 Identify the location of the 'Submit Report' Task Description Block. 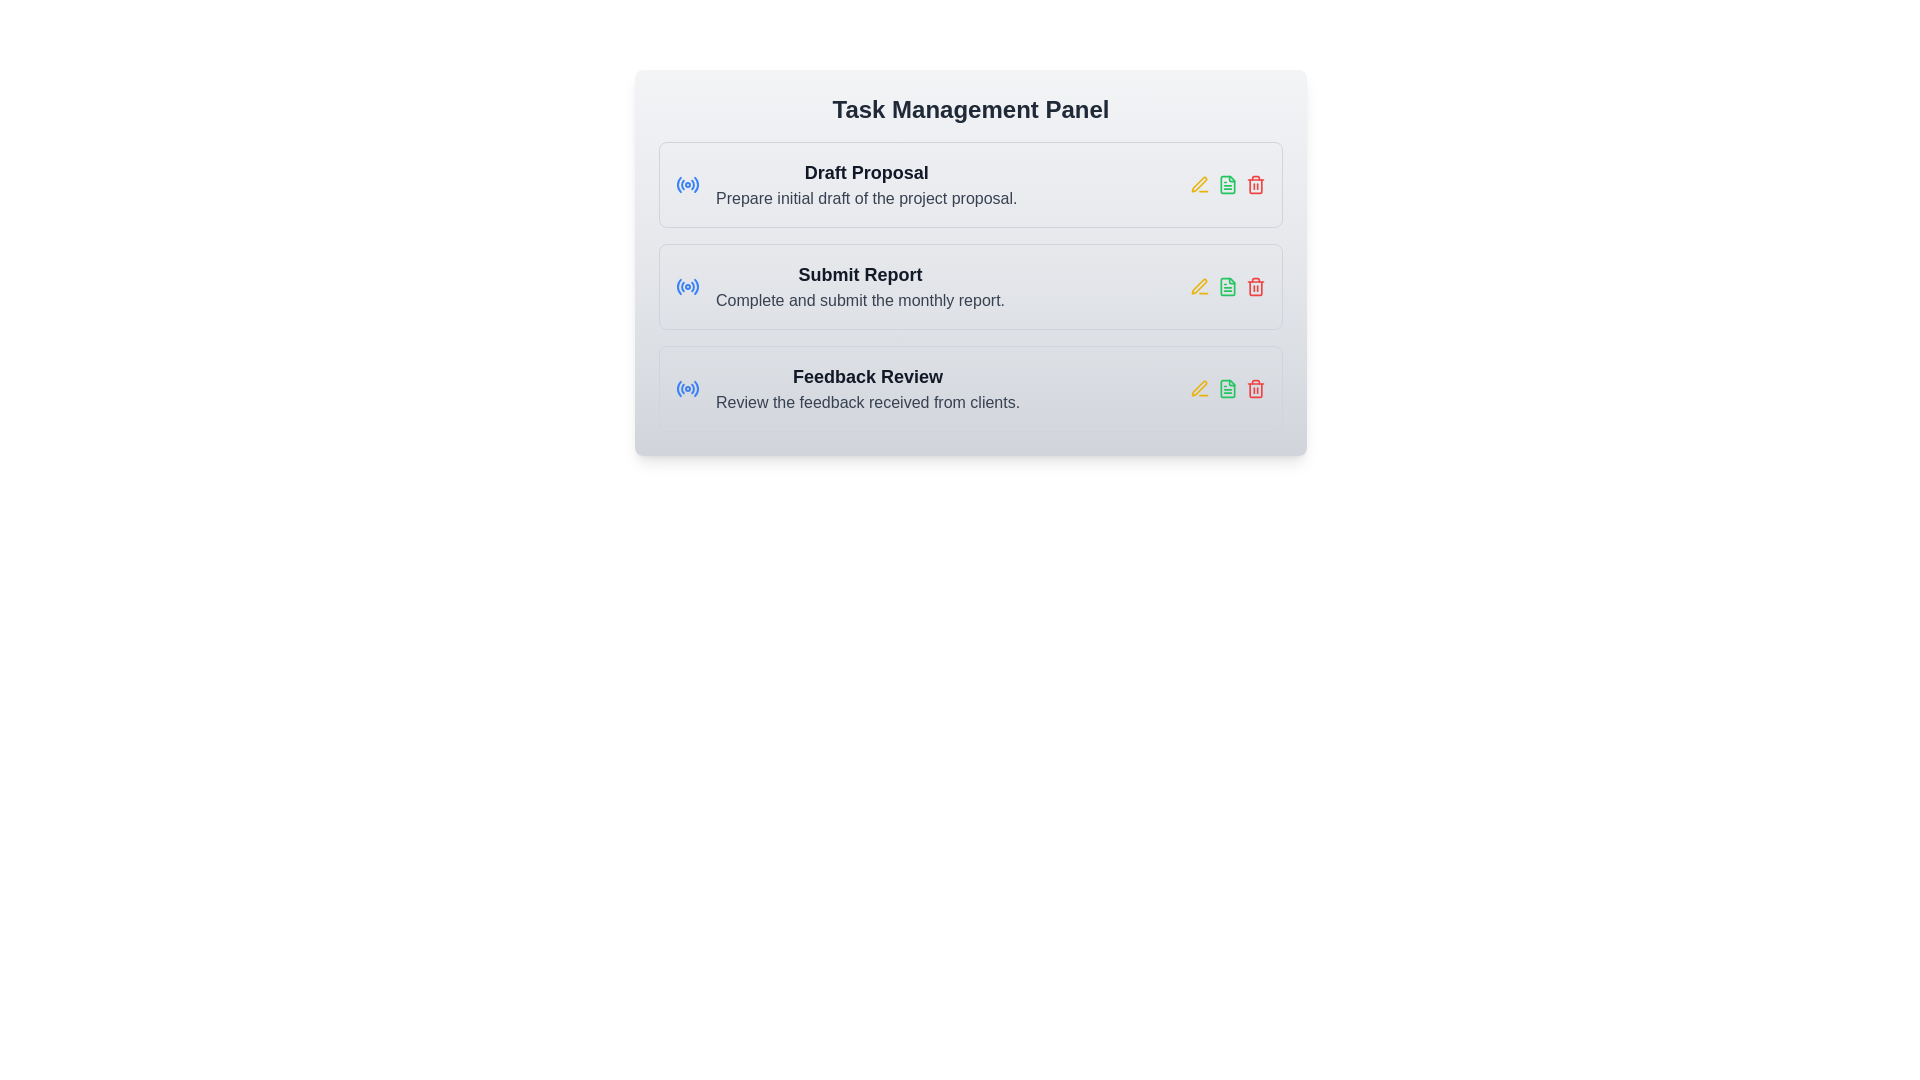
(860, 286).